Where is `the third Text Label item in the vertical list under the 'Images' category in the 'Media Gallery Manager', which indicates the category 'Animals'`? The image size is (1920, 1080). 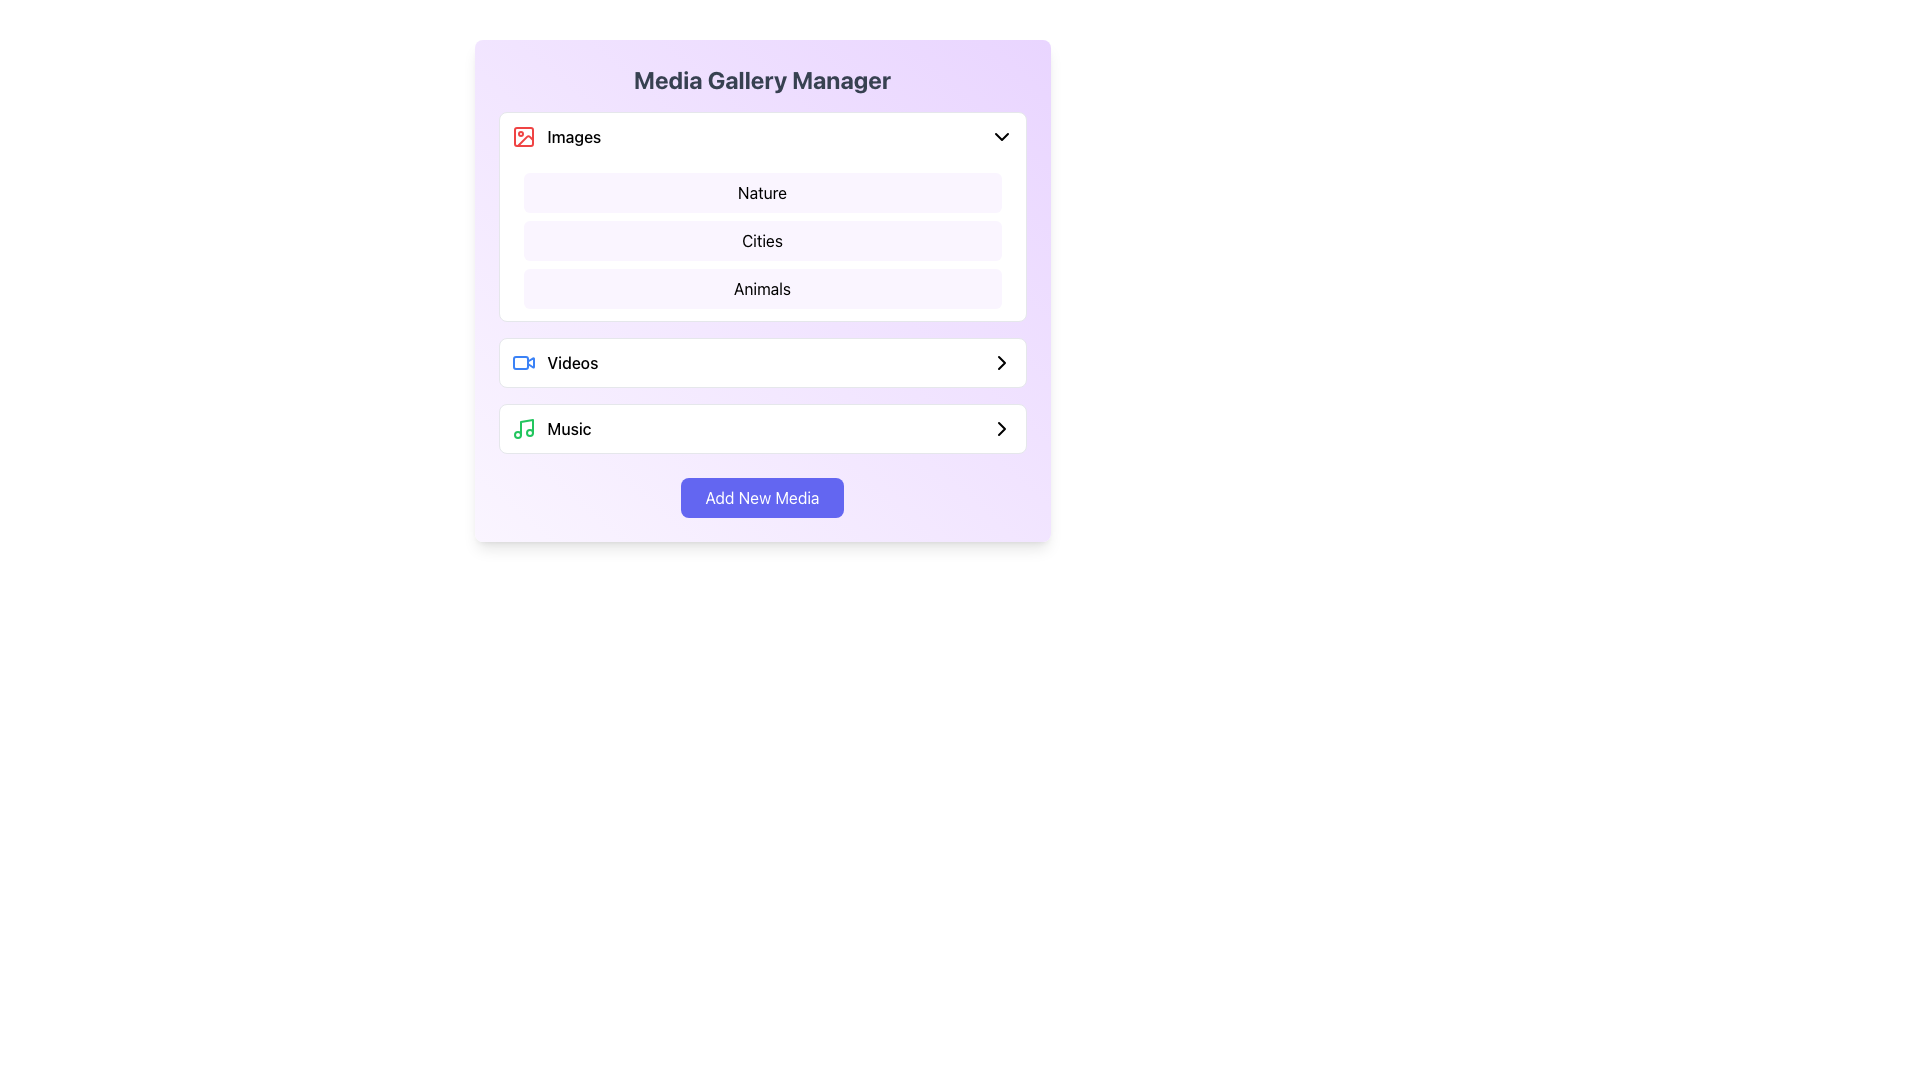 the third Text Label item in the vertical list under the 'Images' category in the 'Media Gallery Manager', which indicates the category 'Animals' is located at coordinates (761, 289).